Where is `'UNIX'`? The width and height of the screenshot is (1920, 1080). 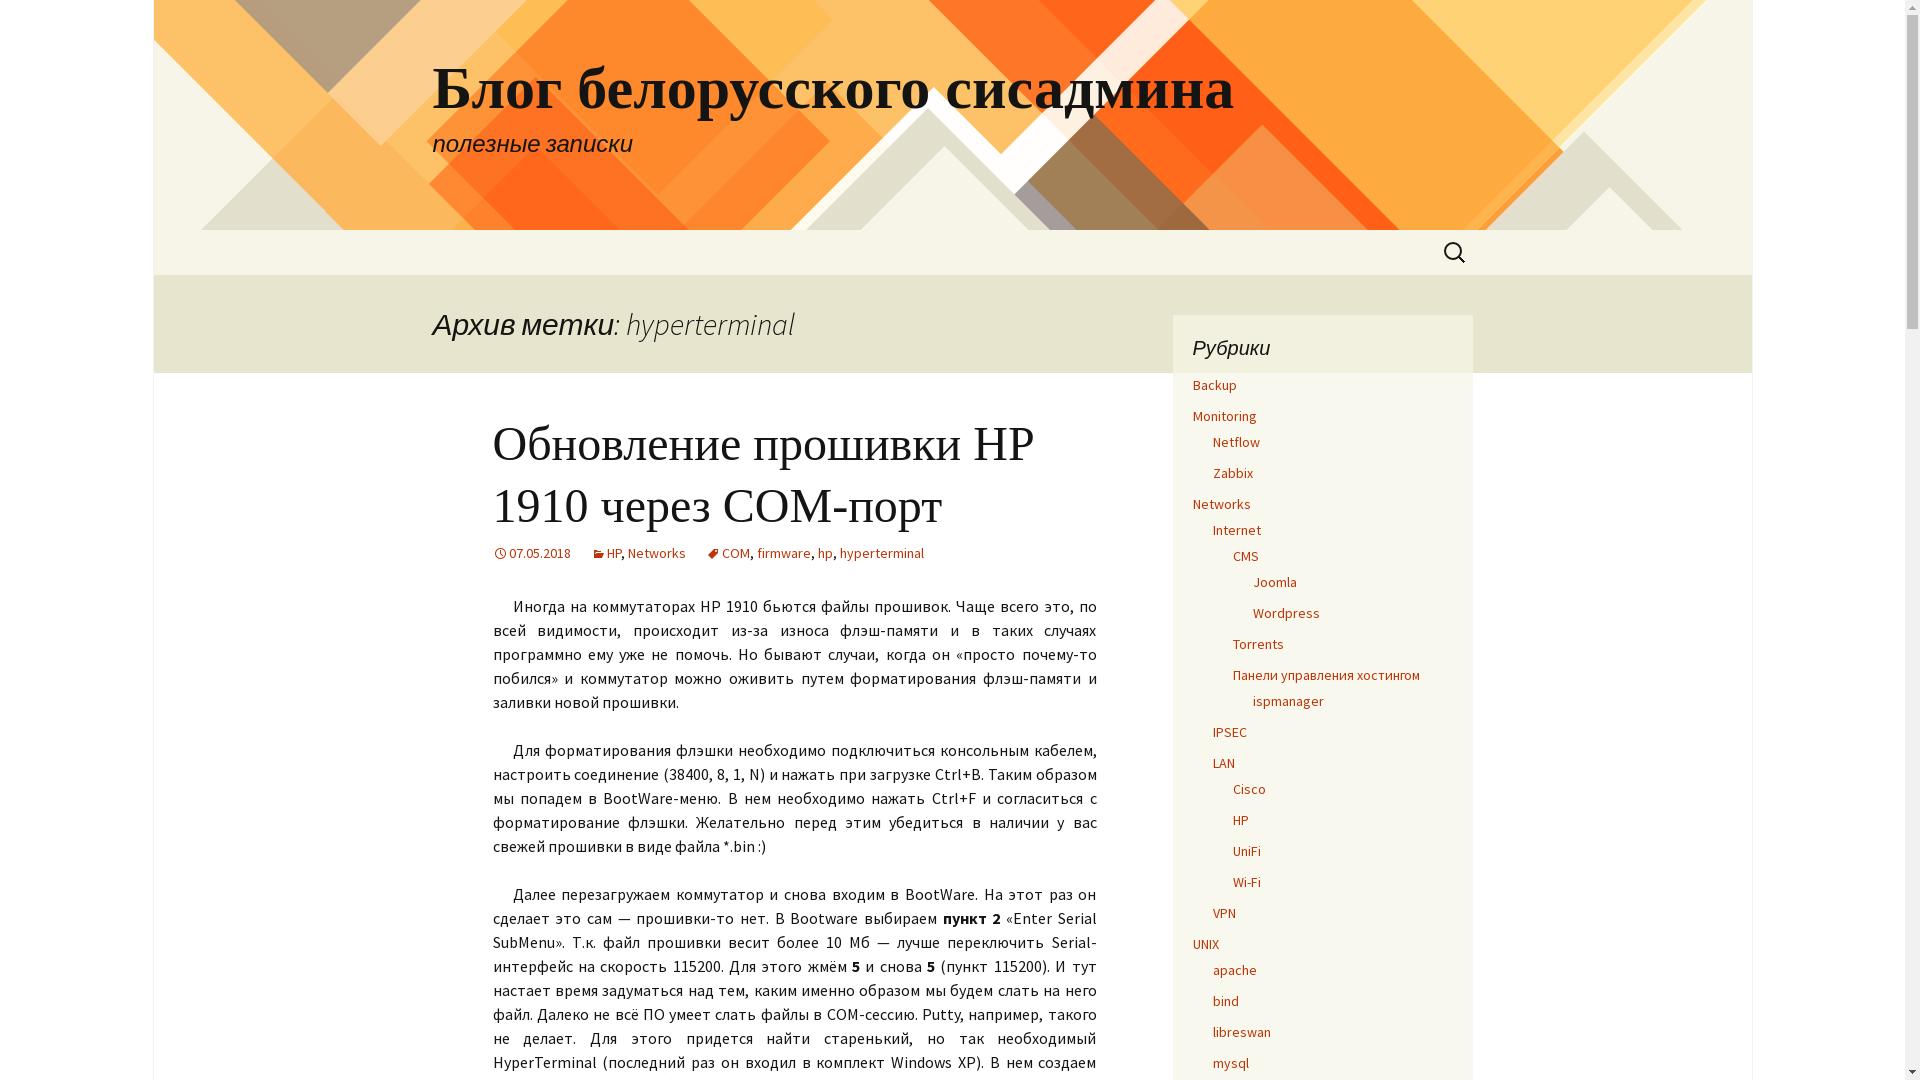
'UNIX' is located at coordinates (1203, 944).